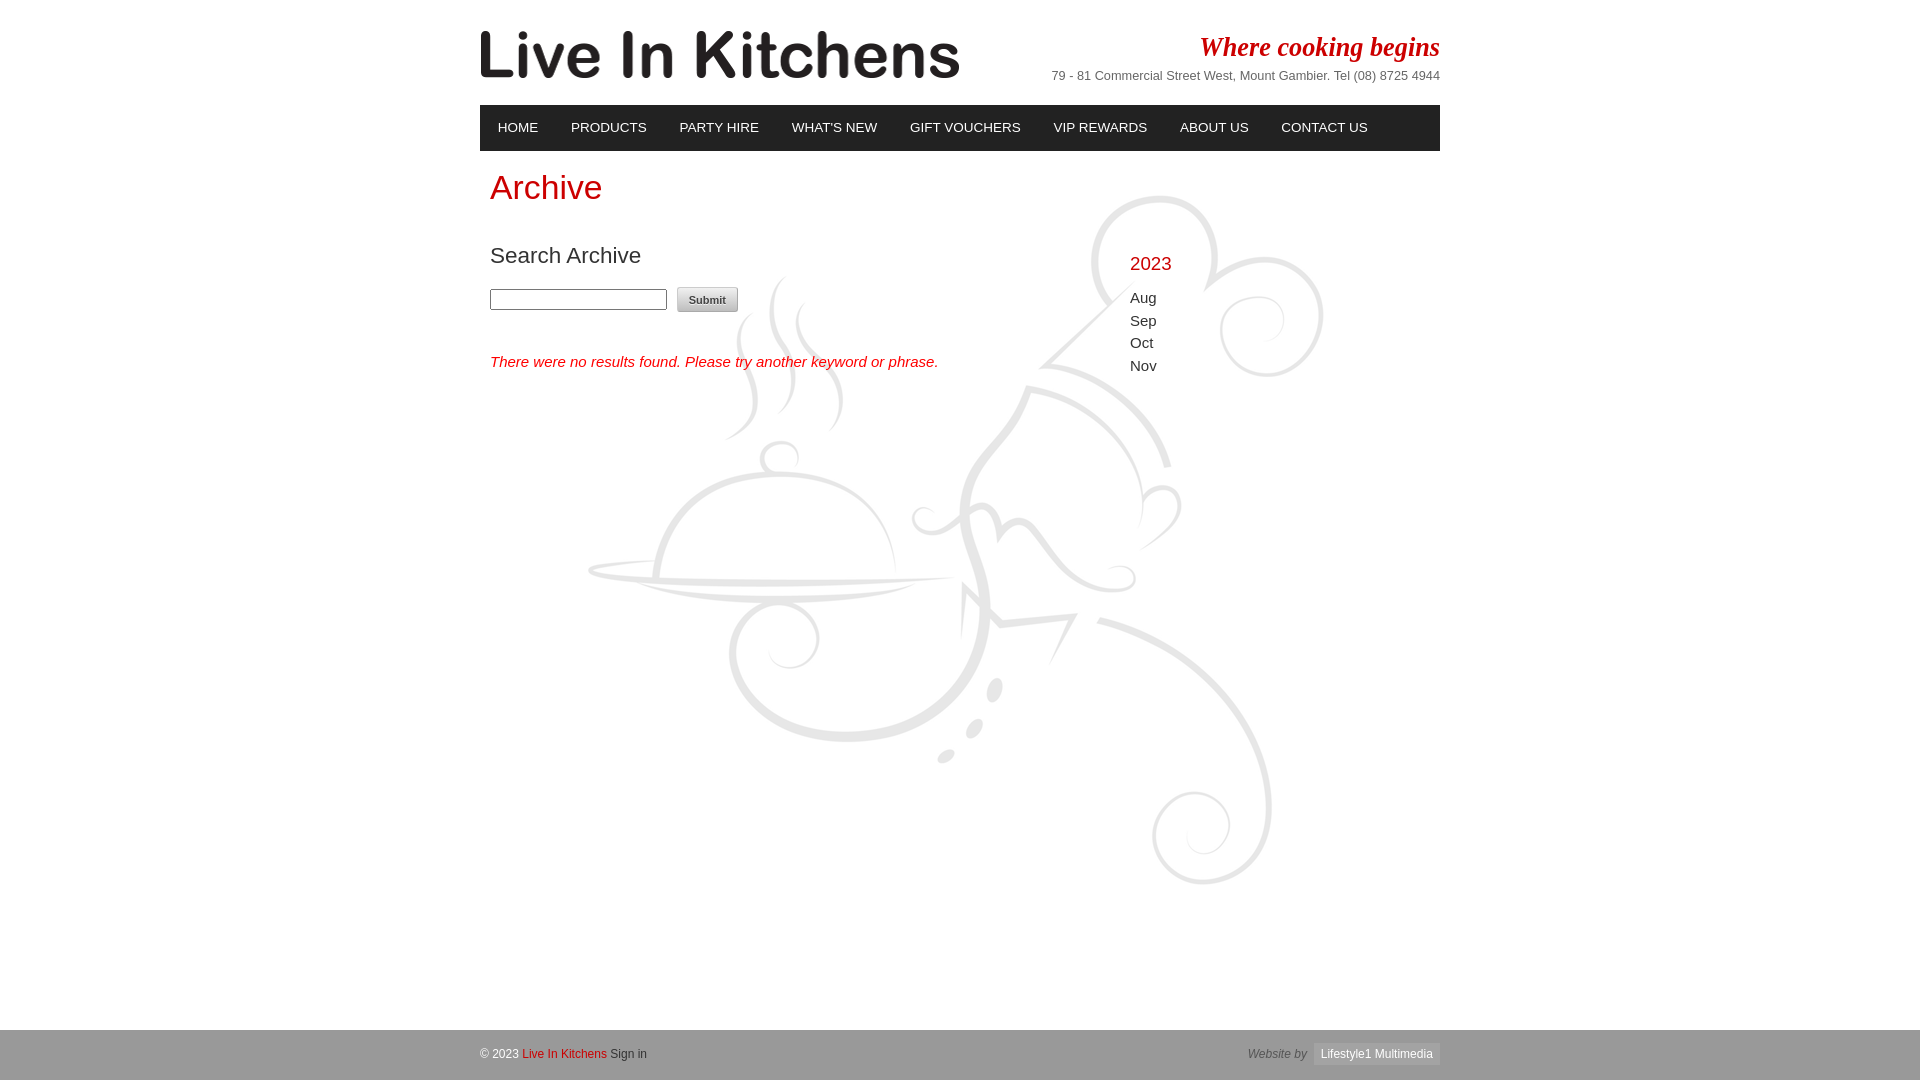  Describe the element at coordinates (1262, 128) in the screenshot. I see `'CONTACT US'` at that location.